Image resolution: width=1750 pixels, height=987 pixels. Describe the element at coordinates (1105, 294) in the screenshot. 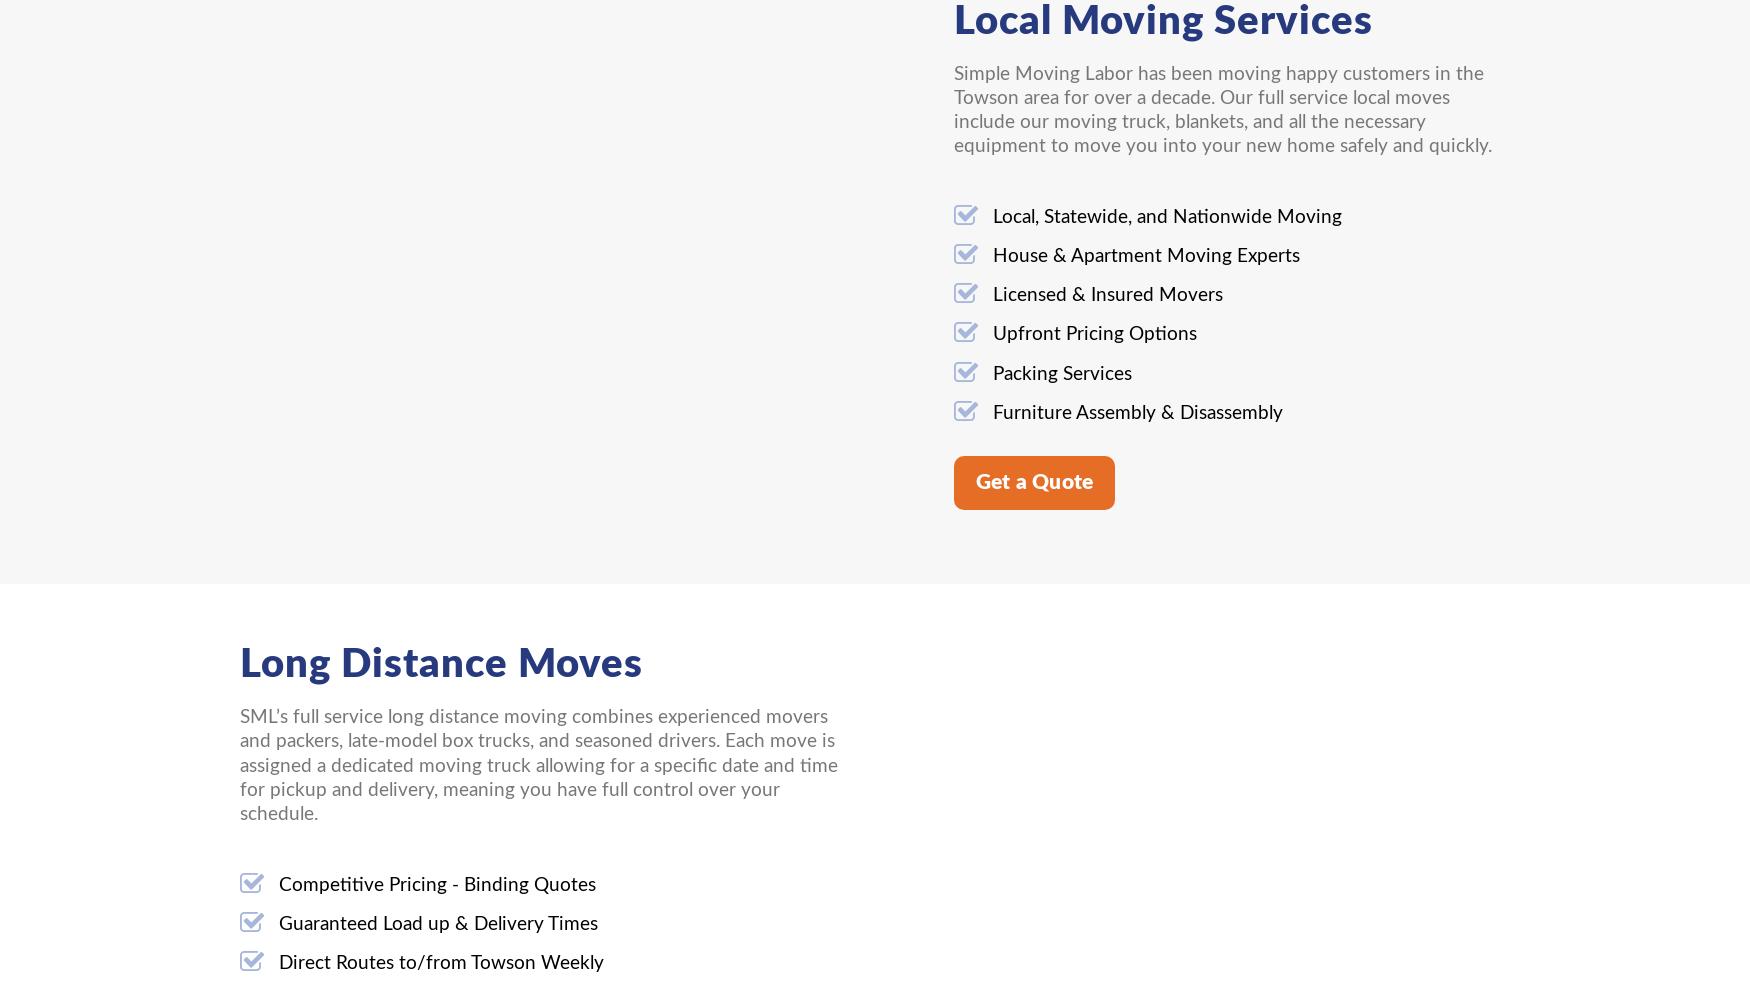

I see `'Licensed & Insured Movers'` at that location.